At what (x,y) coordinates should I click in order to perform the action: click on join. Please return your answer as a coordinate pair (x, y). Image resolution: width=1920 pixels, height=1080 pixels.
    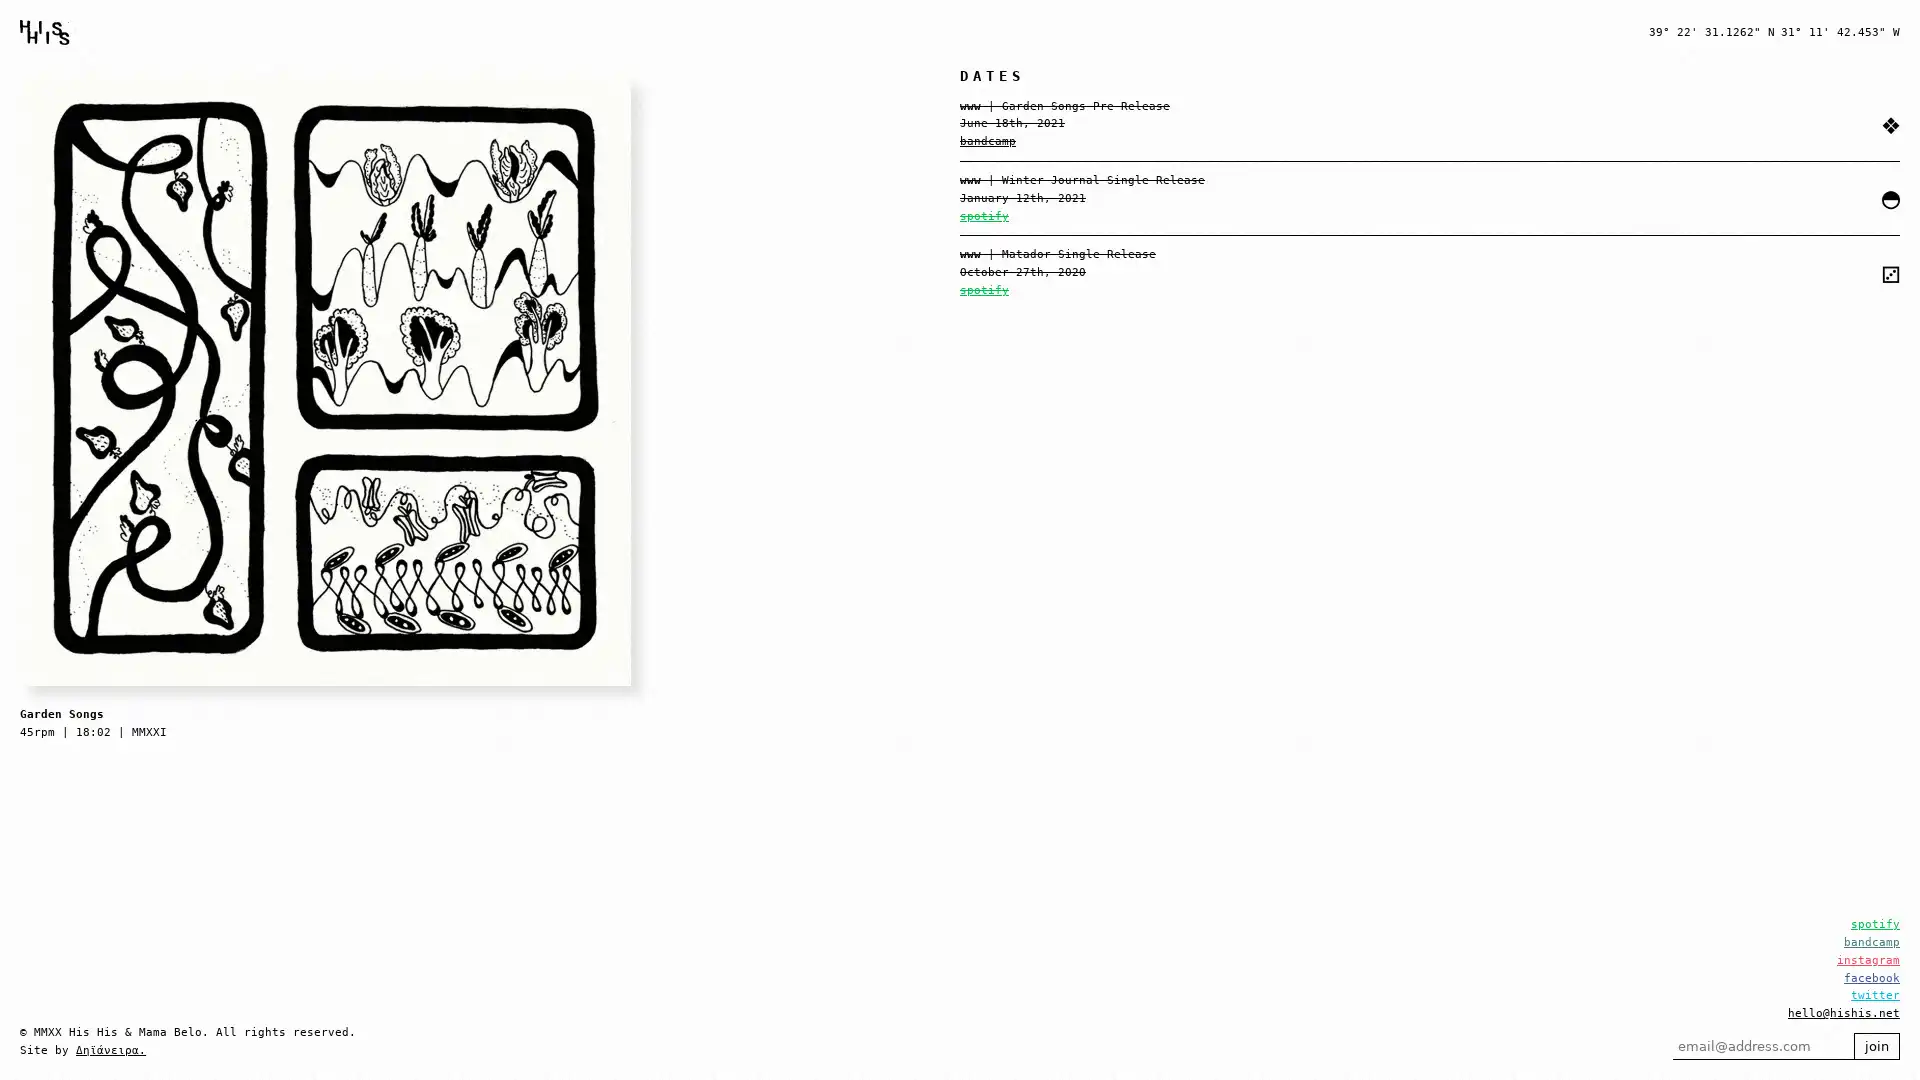
    Looking at the image, I should click on (1776, 985).